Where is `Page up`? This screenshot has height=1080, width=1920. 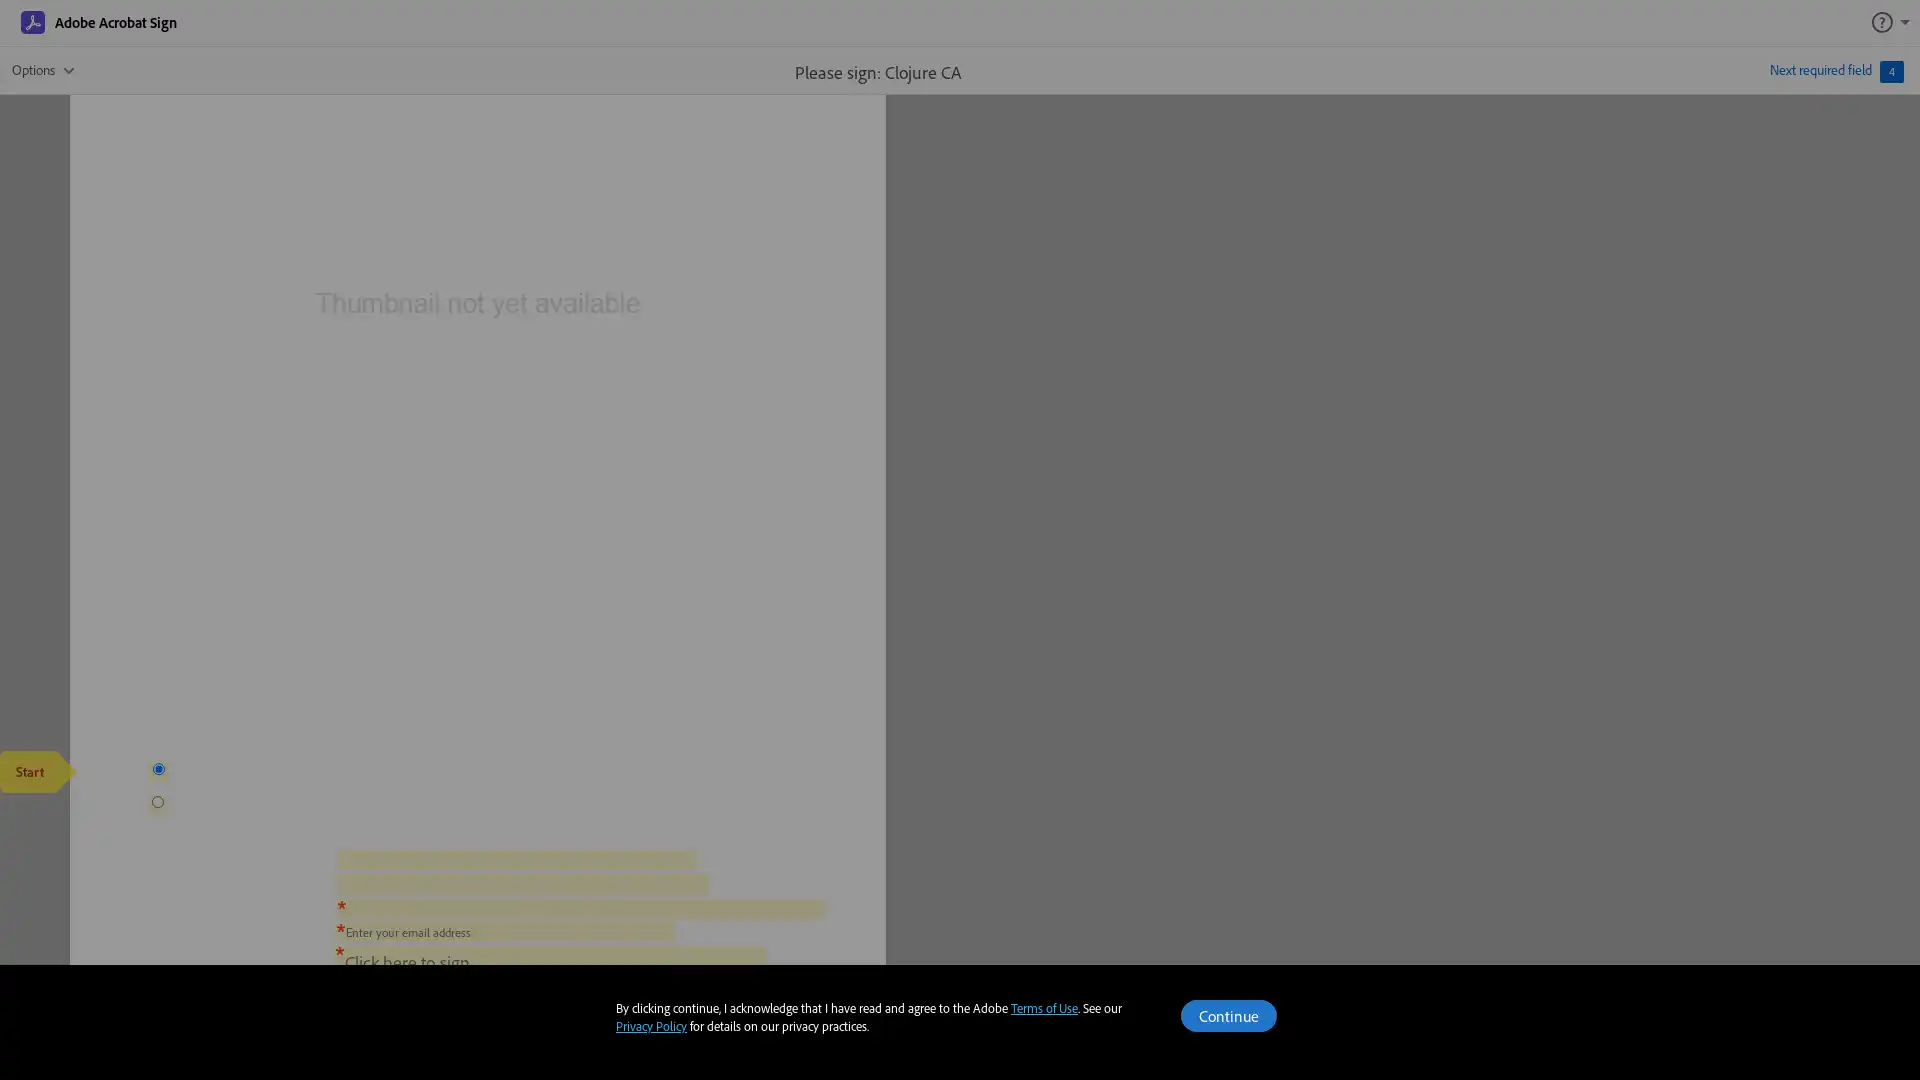
Page up is located at coordinates (825, 1010).